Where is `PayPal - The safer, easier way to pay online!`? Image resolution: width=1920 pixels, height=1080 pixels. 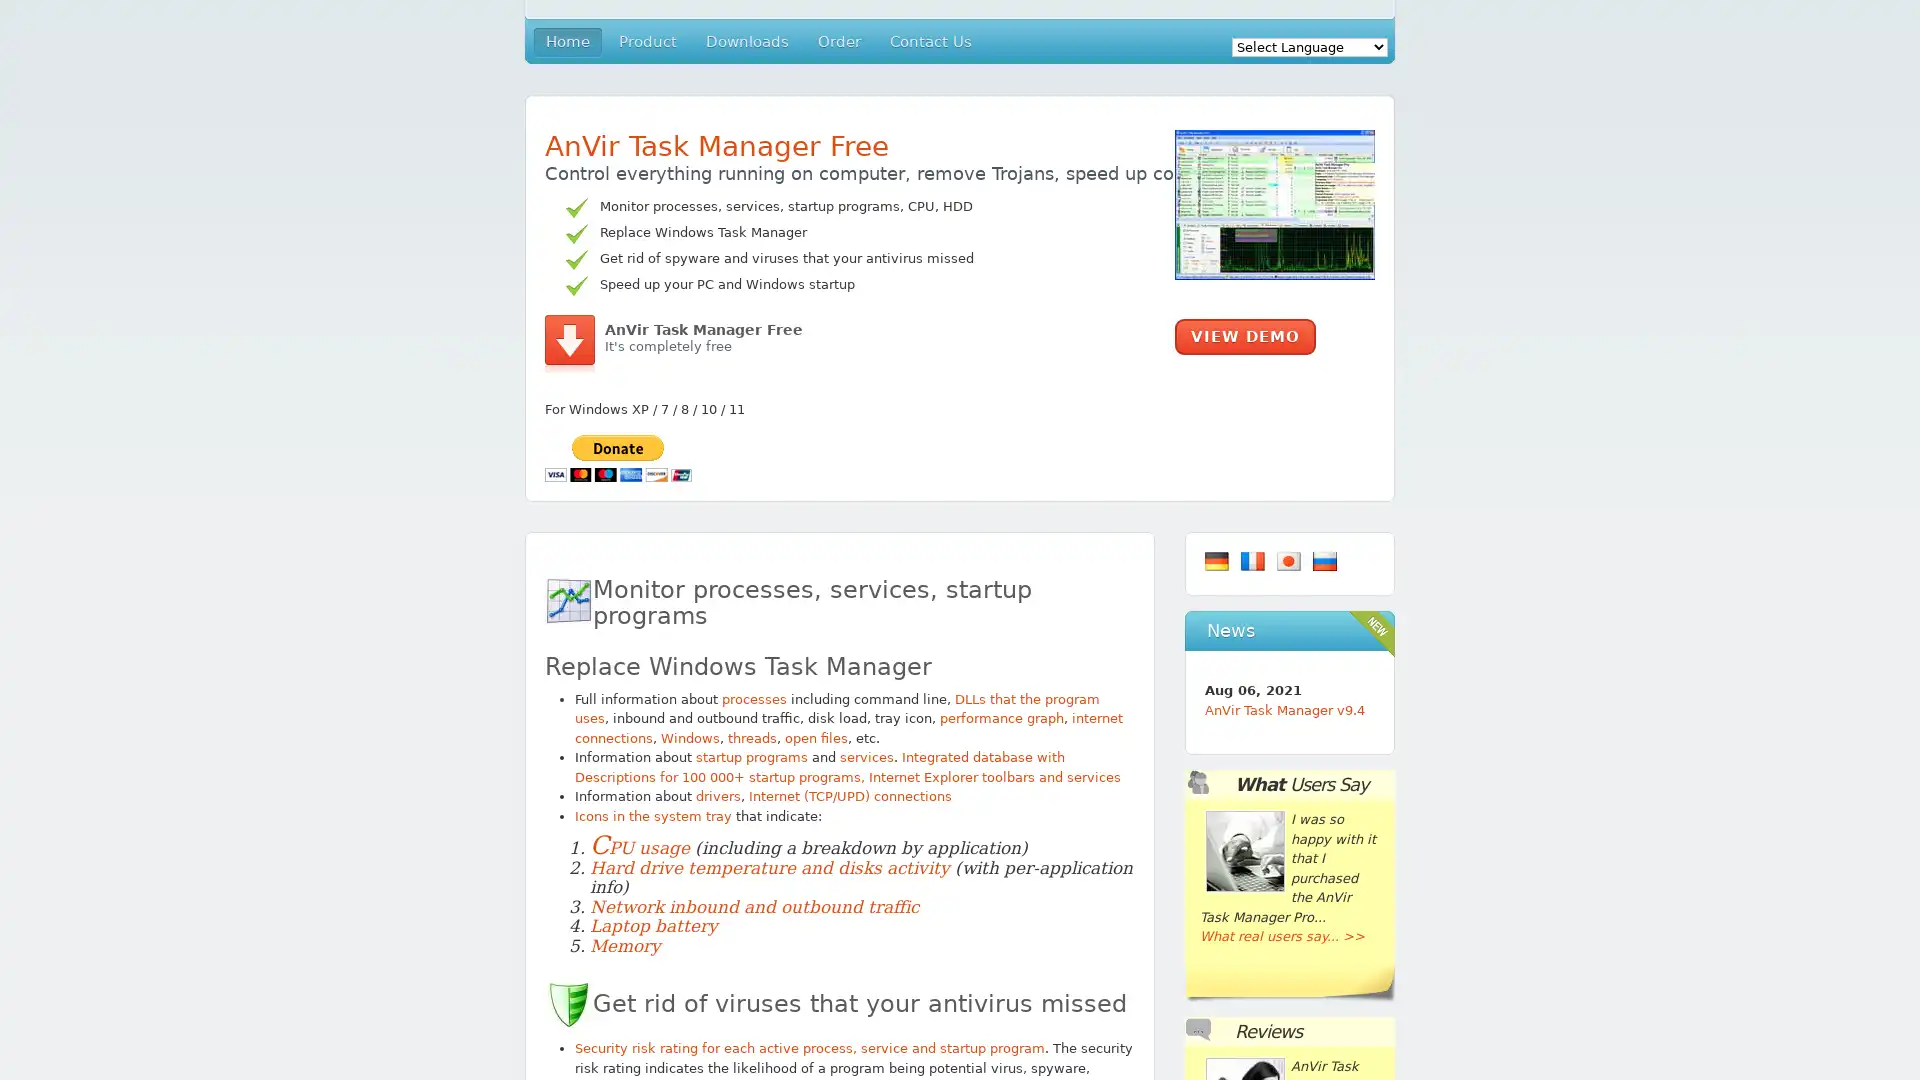 PayPal - The safer, easier way to pay online! is located at coordinates (617, 457).